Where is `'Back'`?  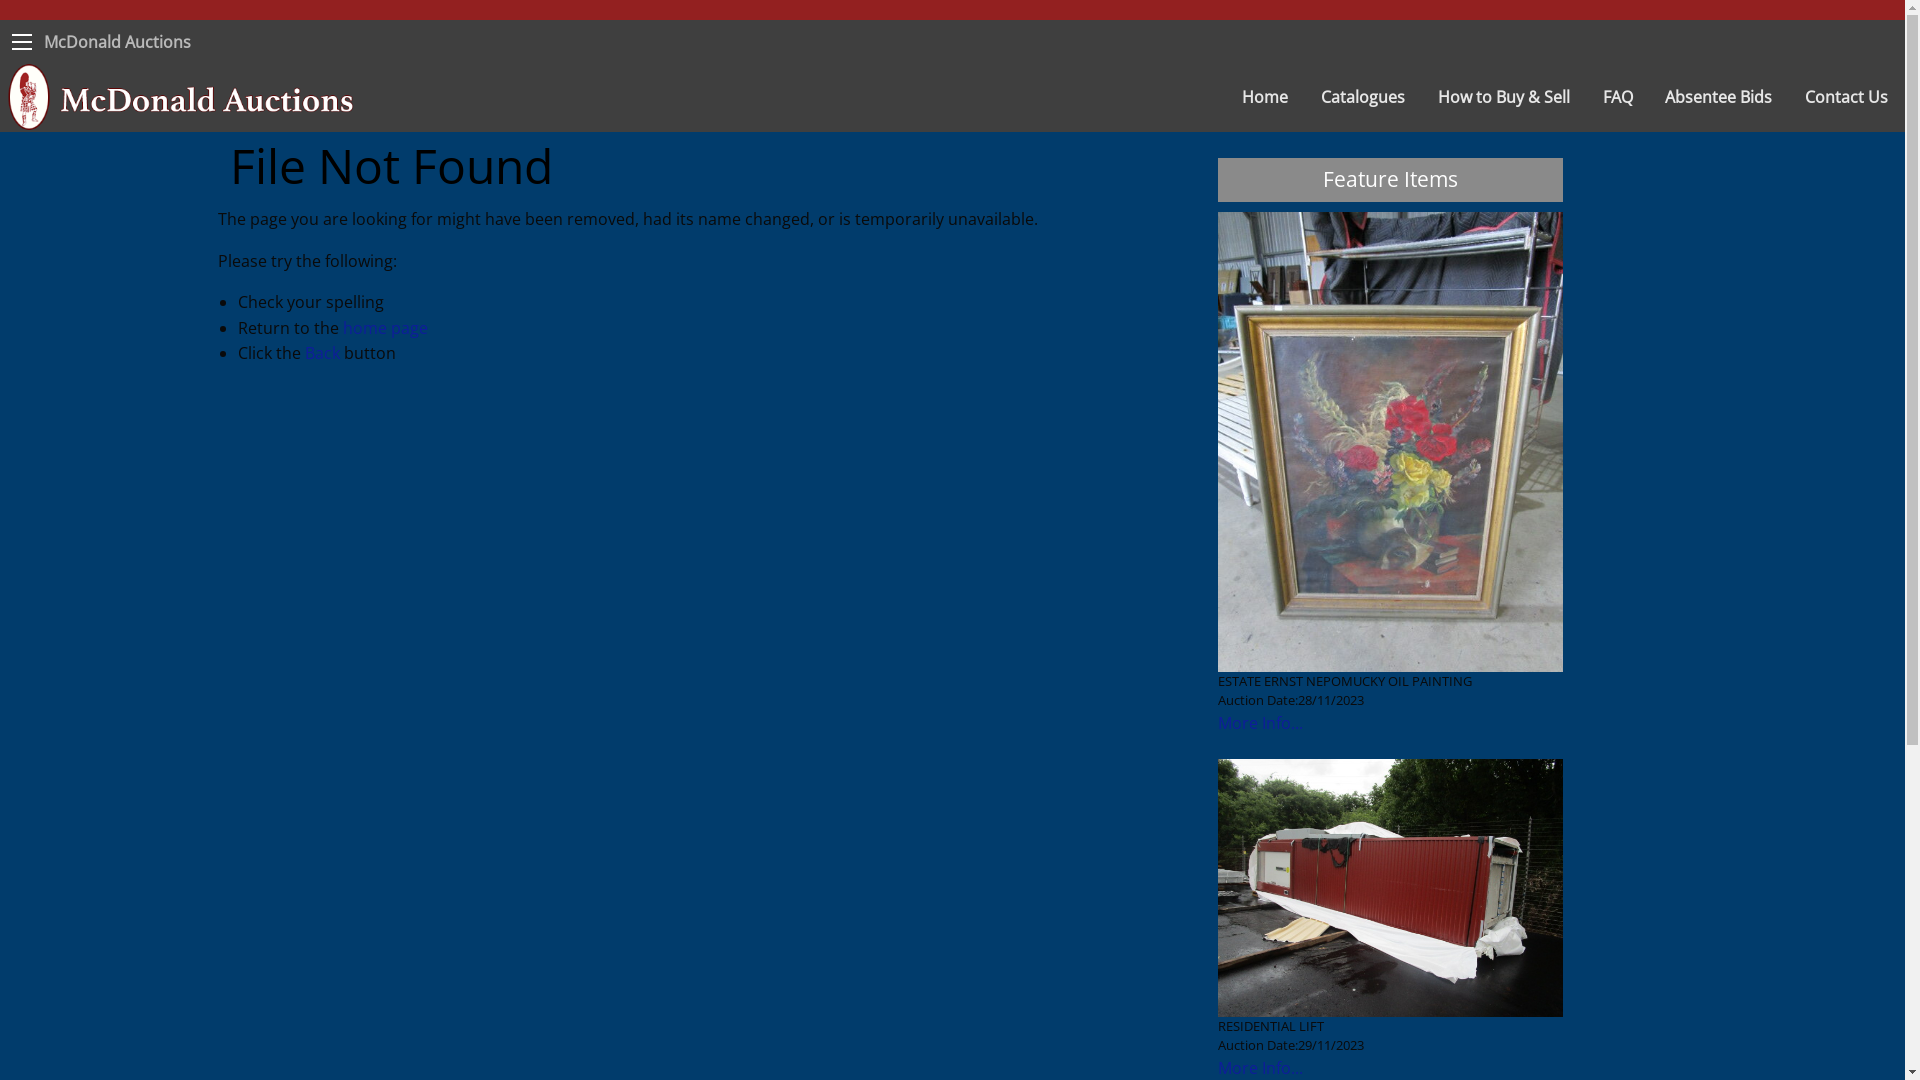 'Back' is located at coordinates (321, 352).